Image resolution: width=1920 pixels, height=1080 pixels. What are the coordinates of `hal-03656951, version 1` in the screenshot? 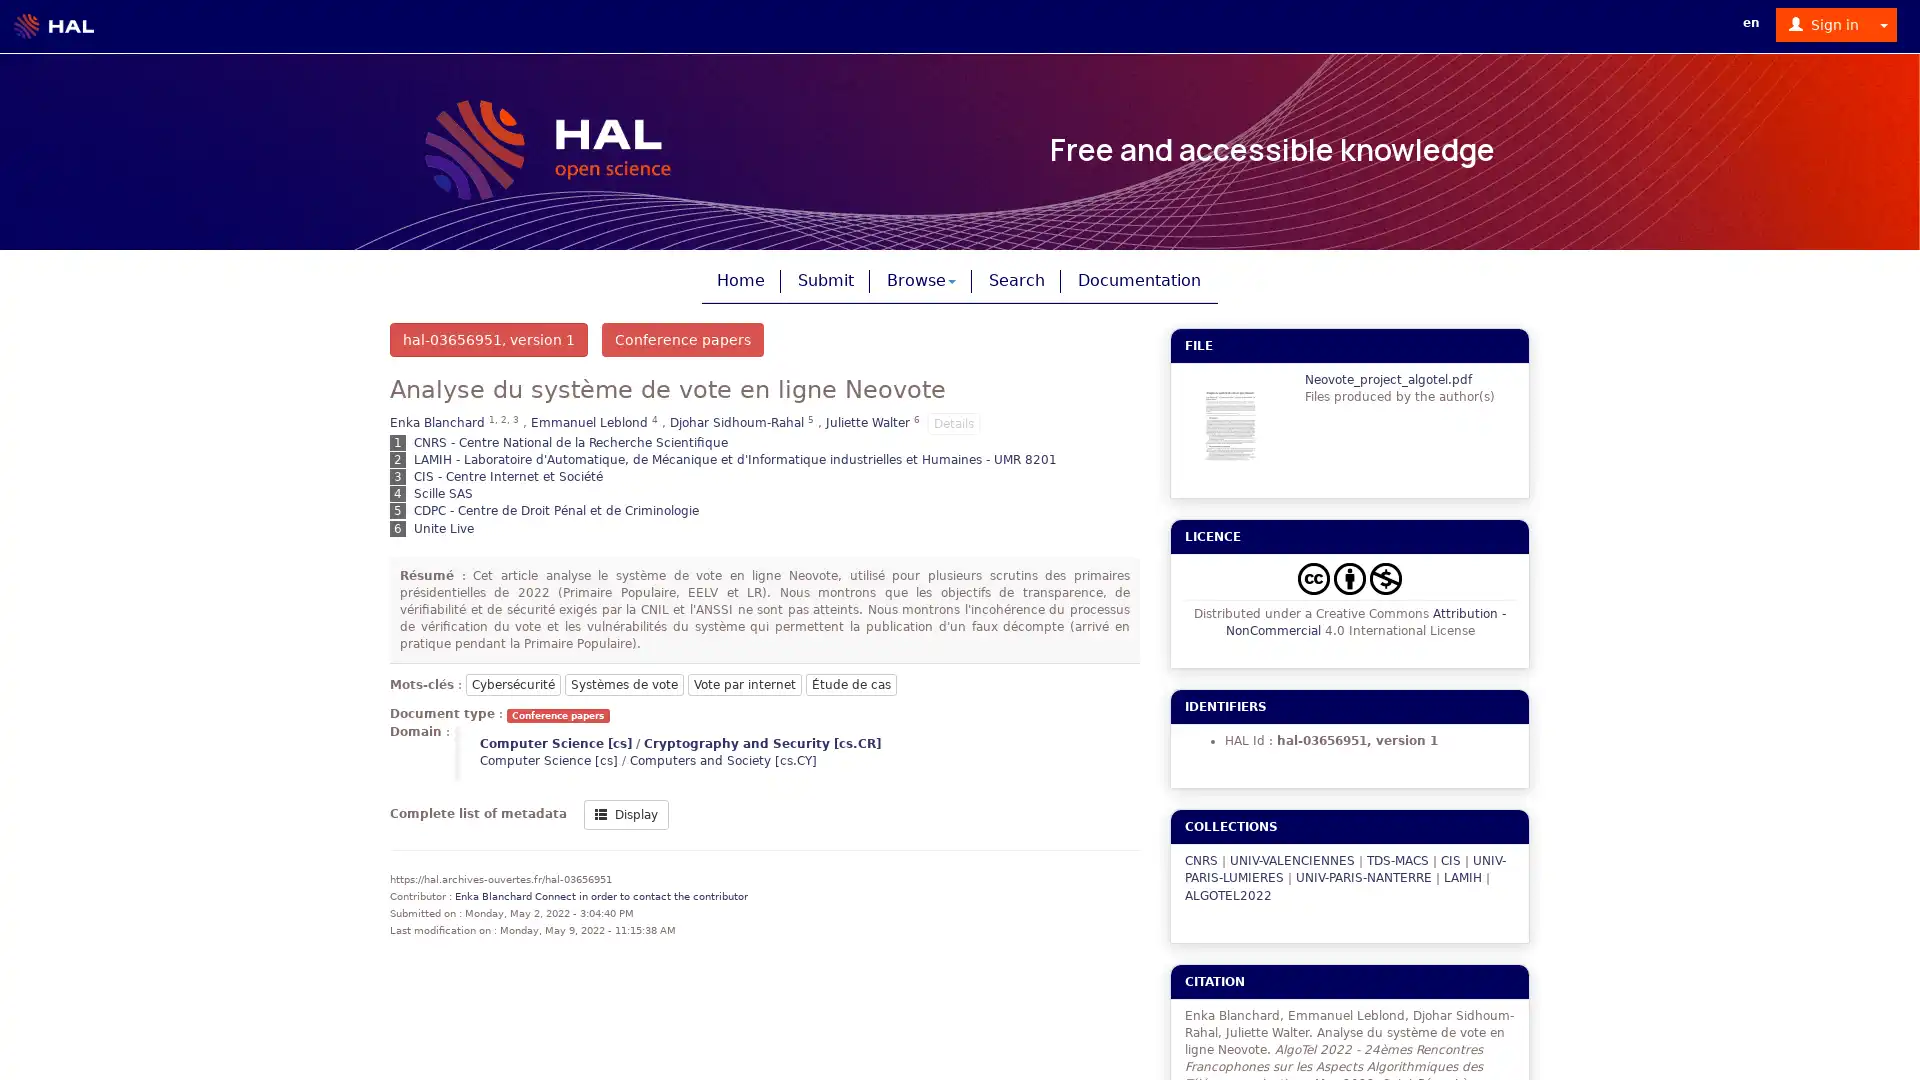 It's located at (489, 338).